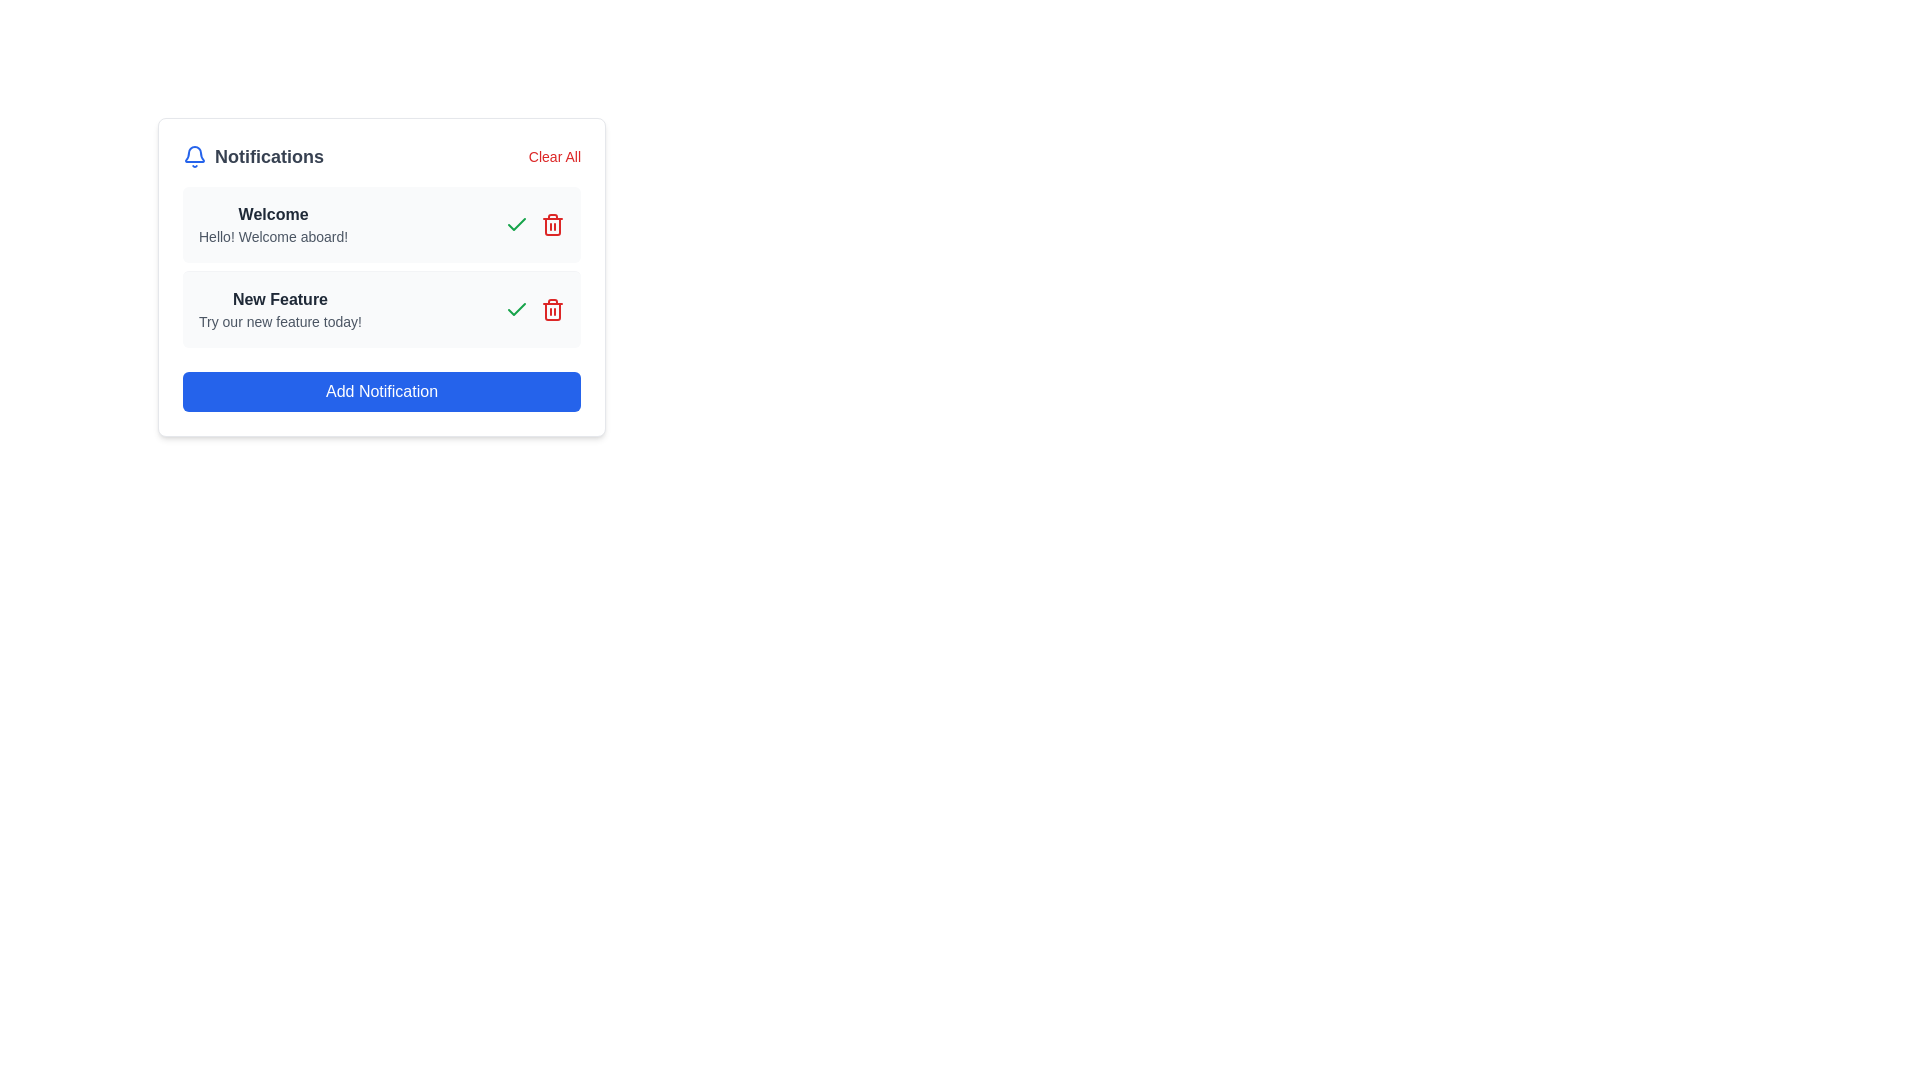 The height and width of the screenshot is (1080, 1920). I want to click on the text label within the notification card that informs the user about the newly introduced feature under the title 'New Feature', so click(279, 320).